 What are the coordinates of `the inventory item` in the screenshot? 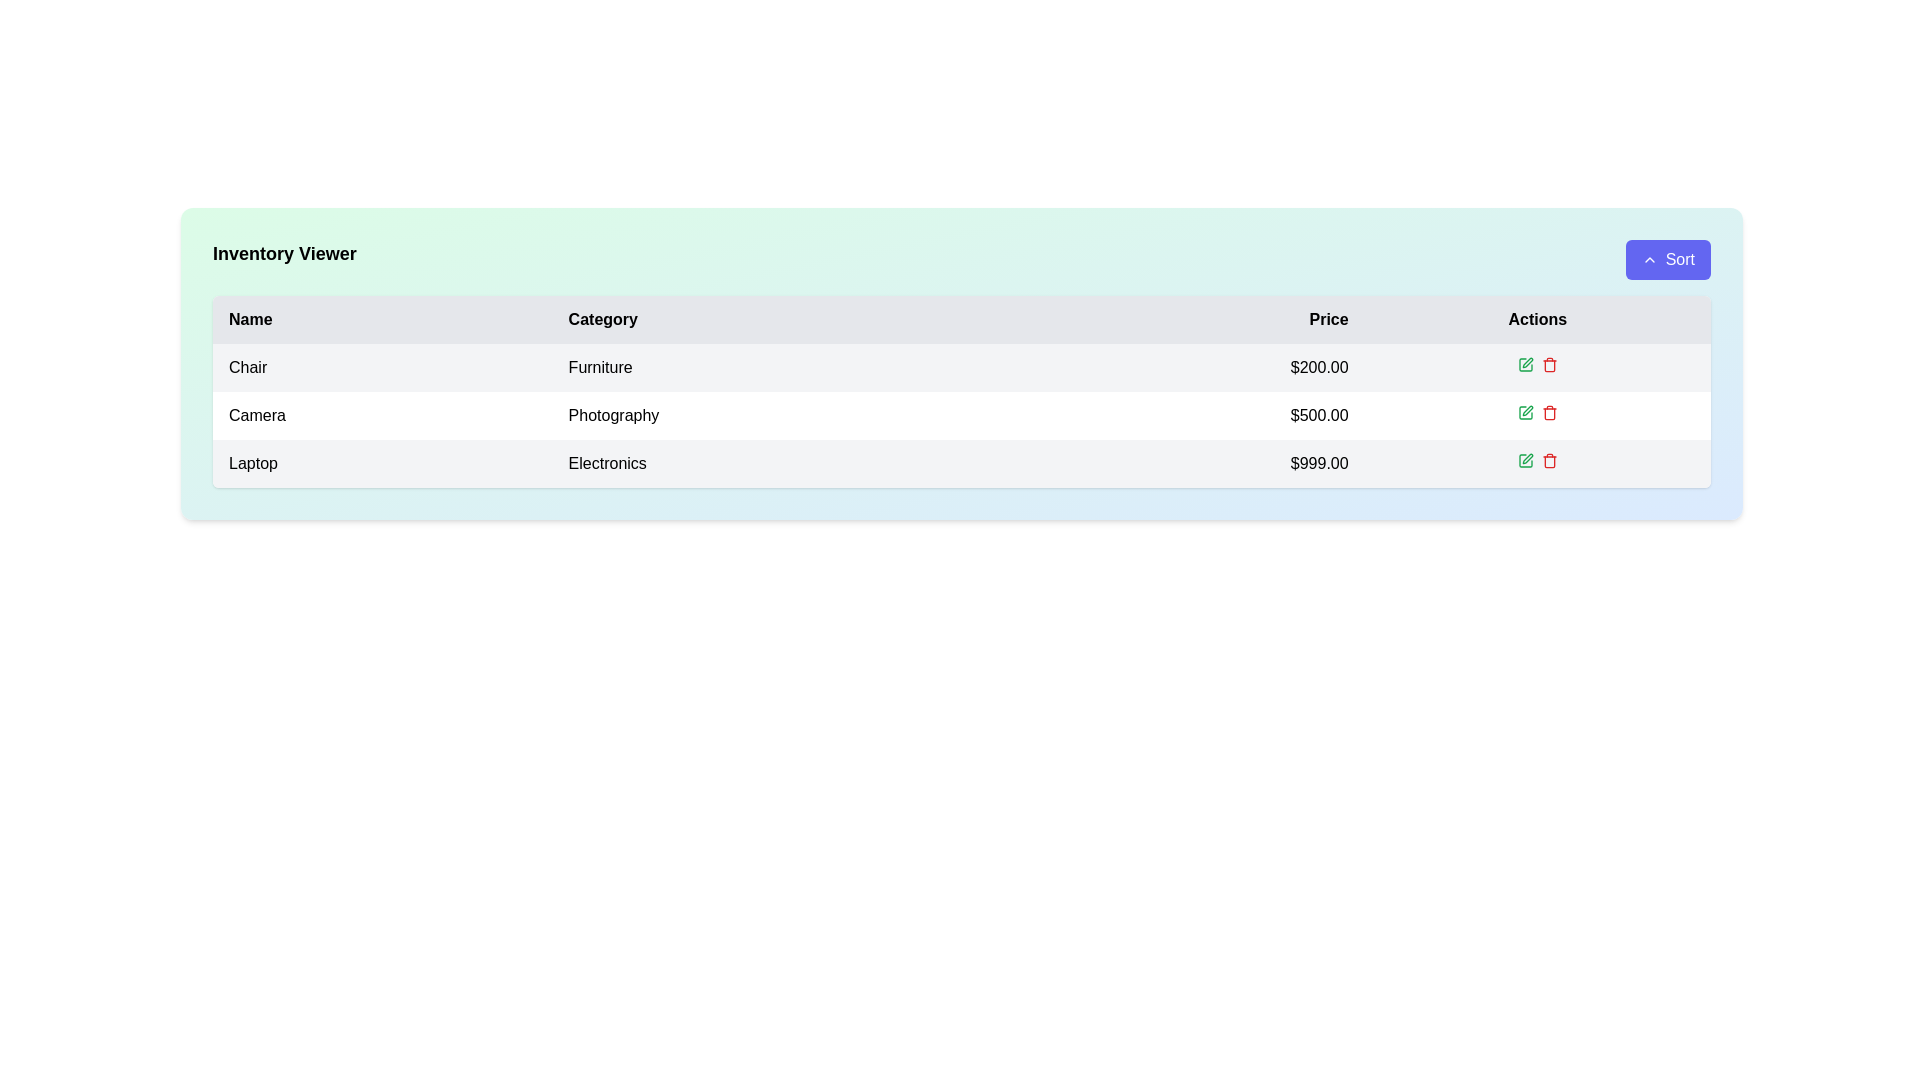 It's located at (382, 463).